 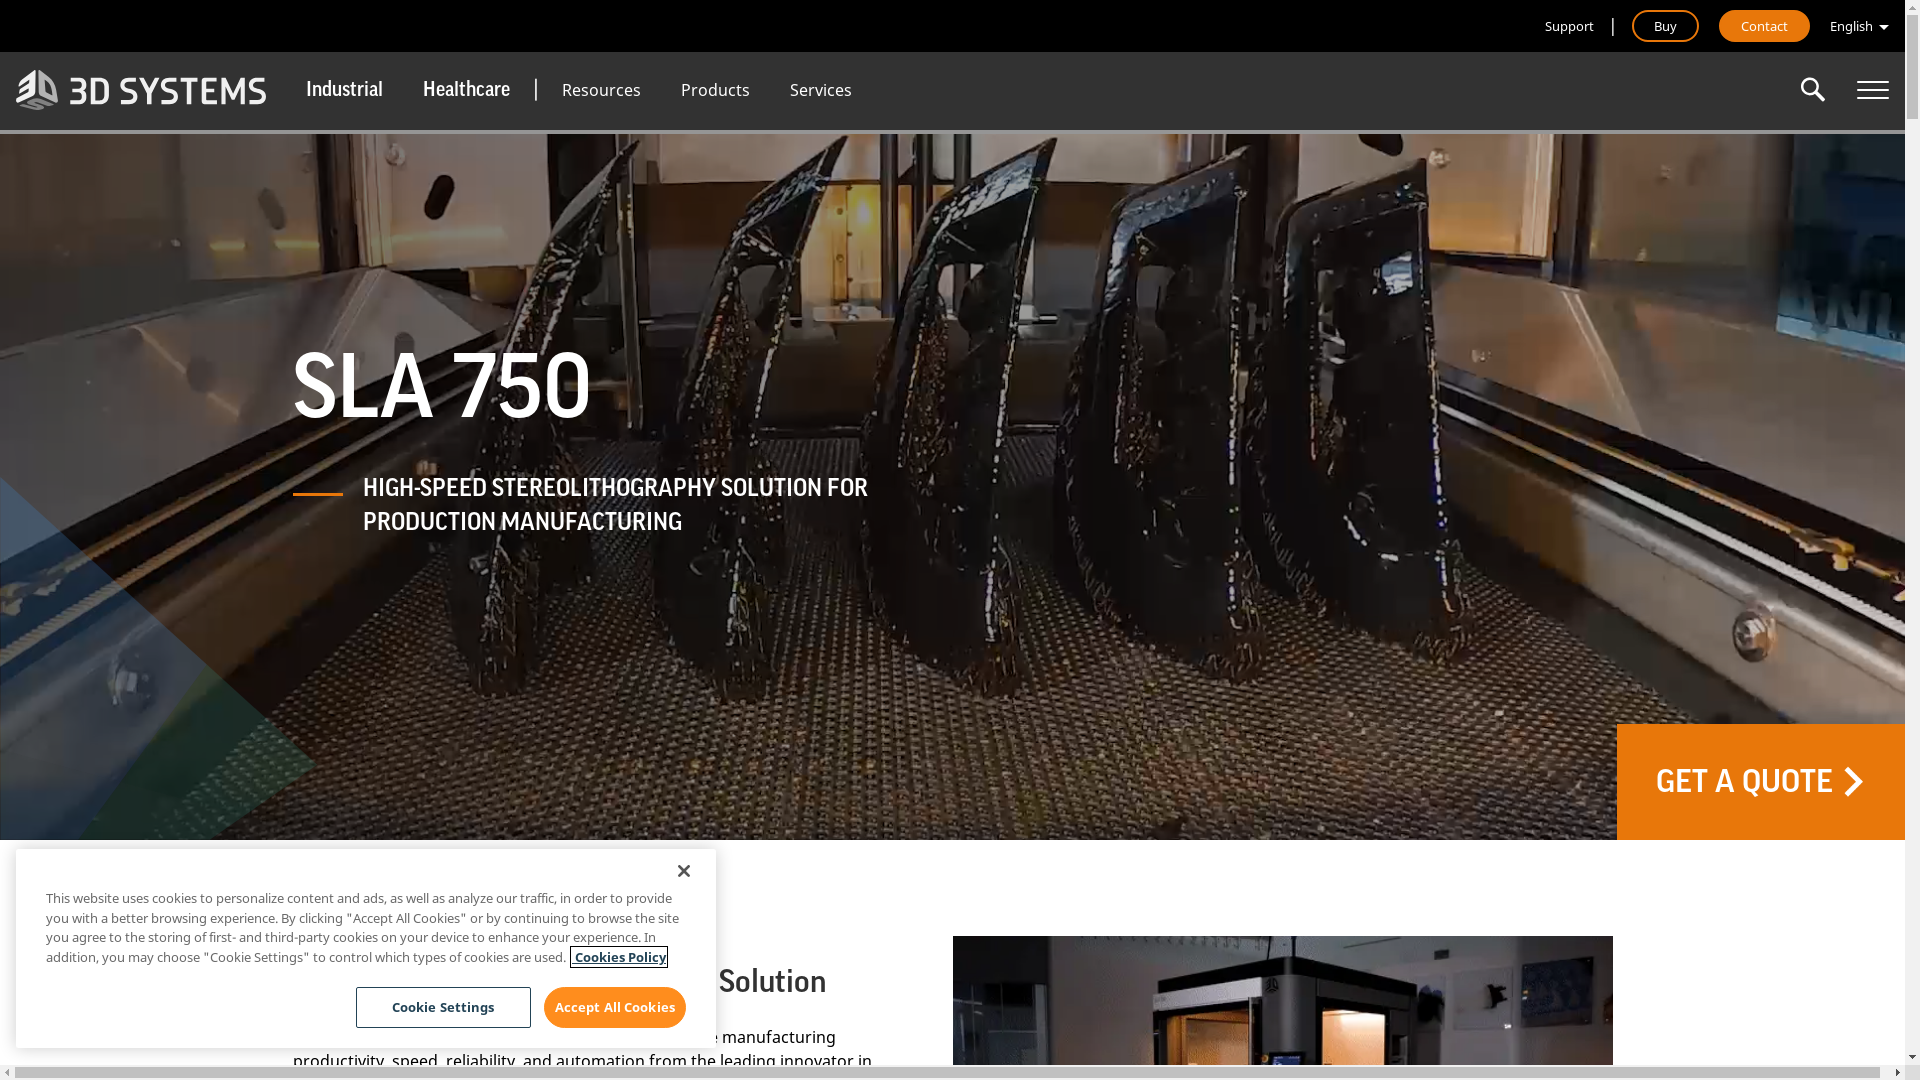 I want to click on 'Healthcare', so click(x=402, y=88).